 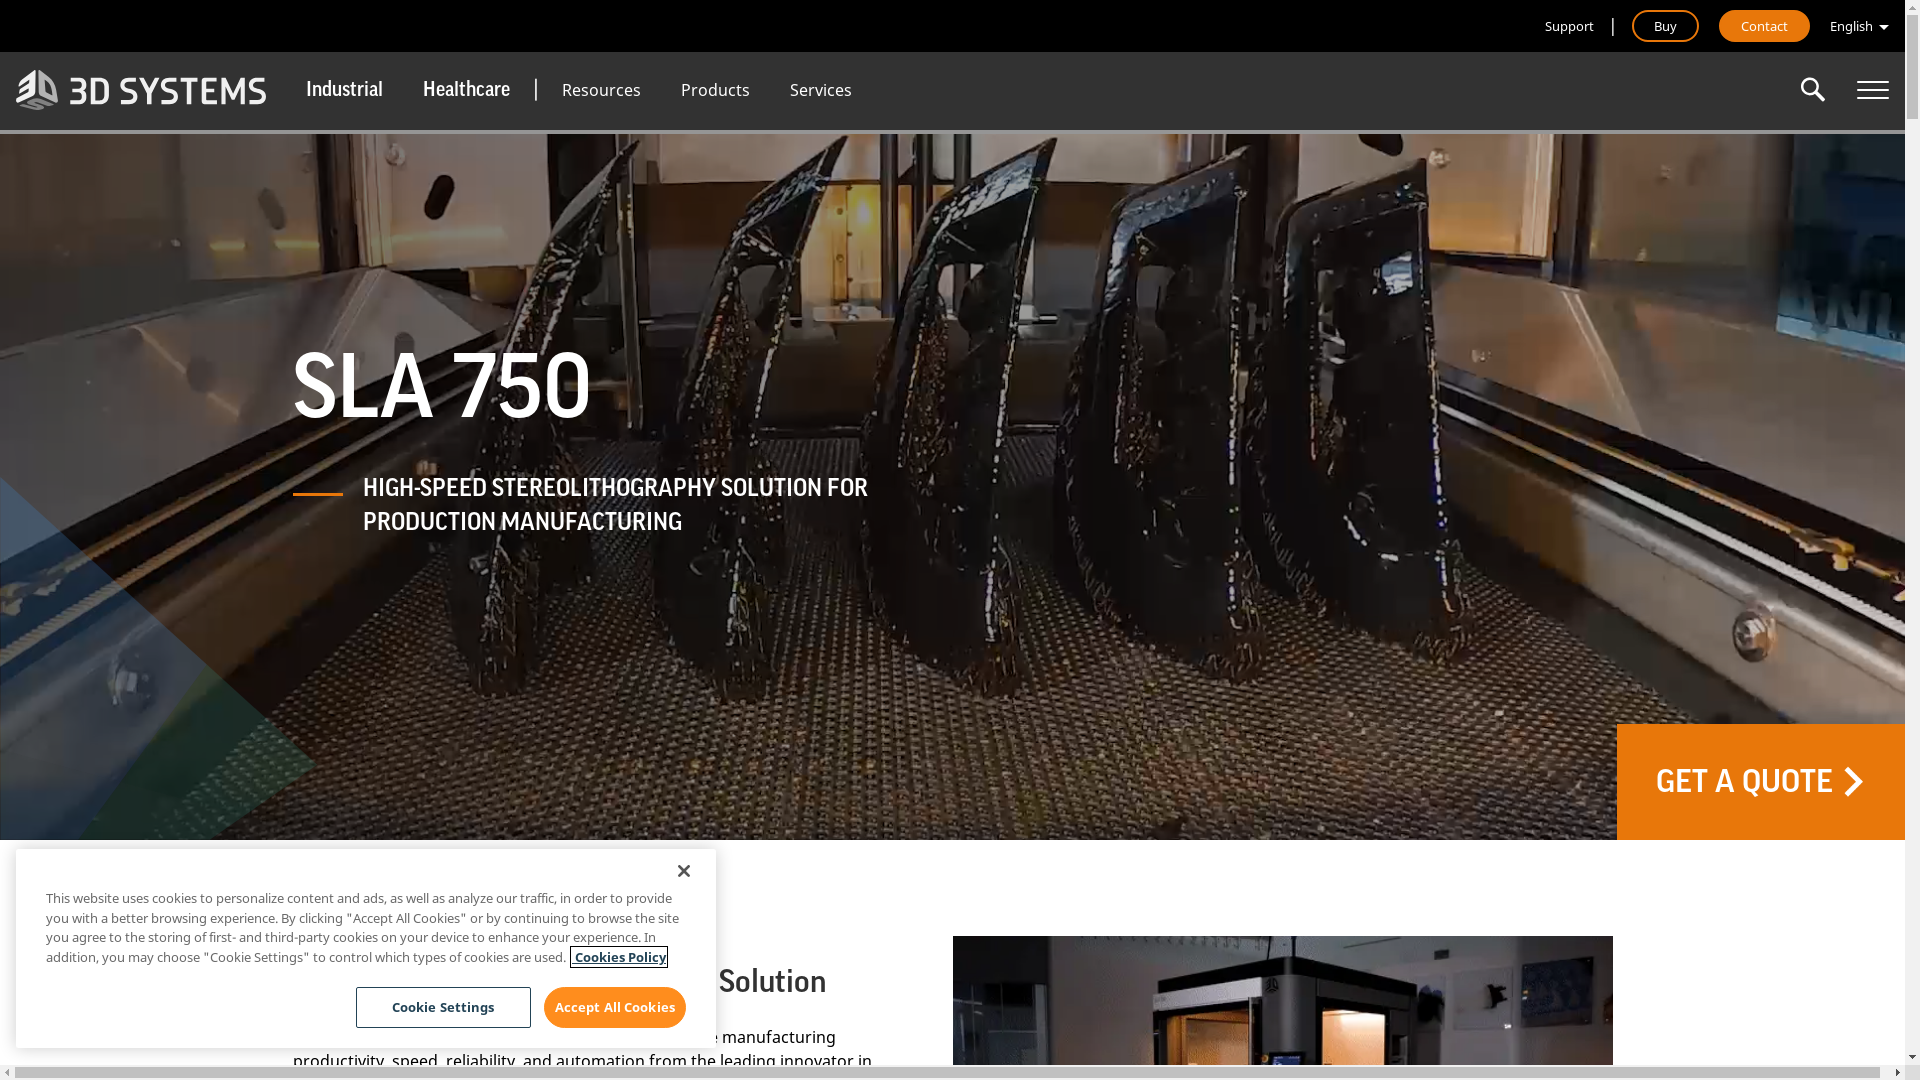 I want to click on 'Healthcare', so click(x=402, y=88).